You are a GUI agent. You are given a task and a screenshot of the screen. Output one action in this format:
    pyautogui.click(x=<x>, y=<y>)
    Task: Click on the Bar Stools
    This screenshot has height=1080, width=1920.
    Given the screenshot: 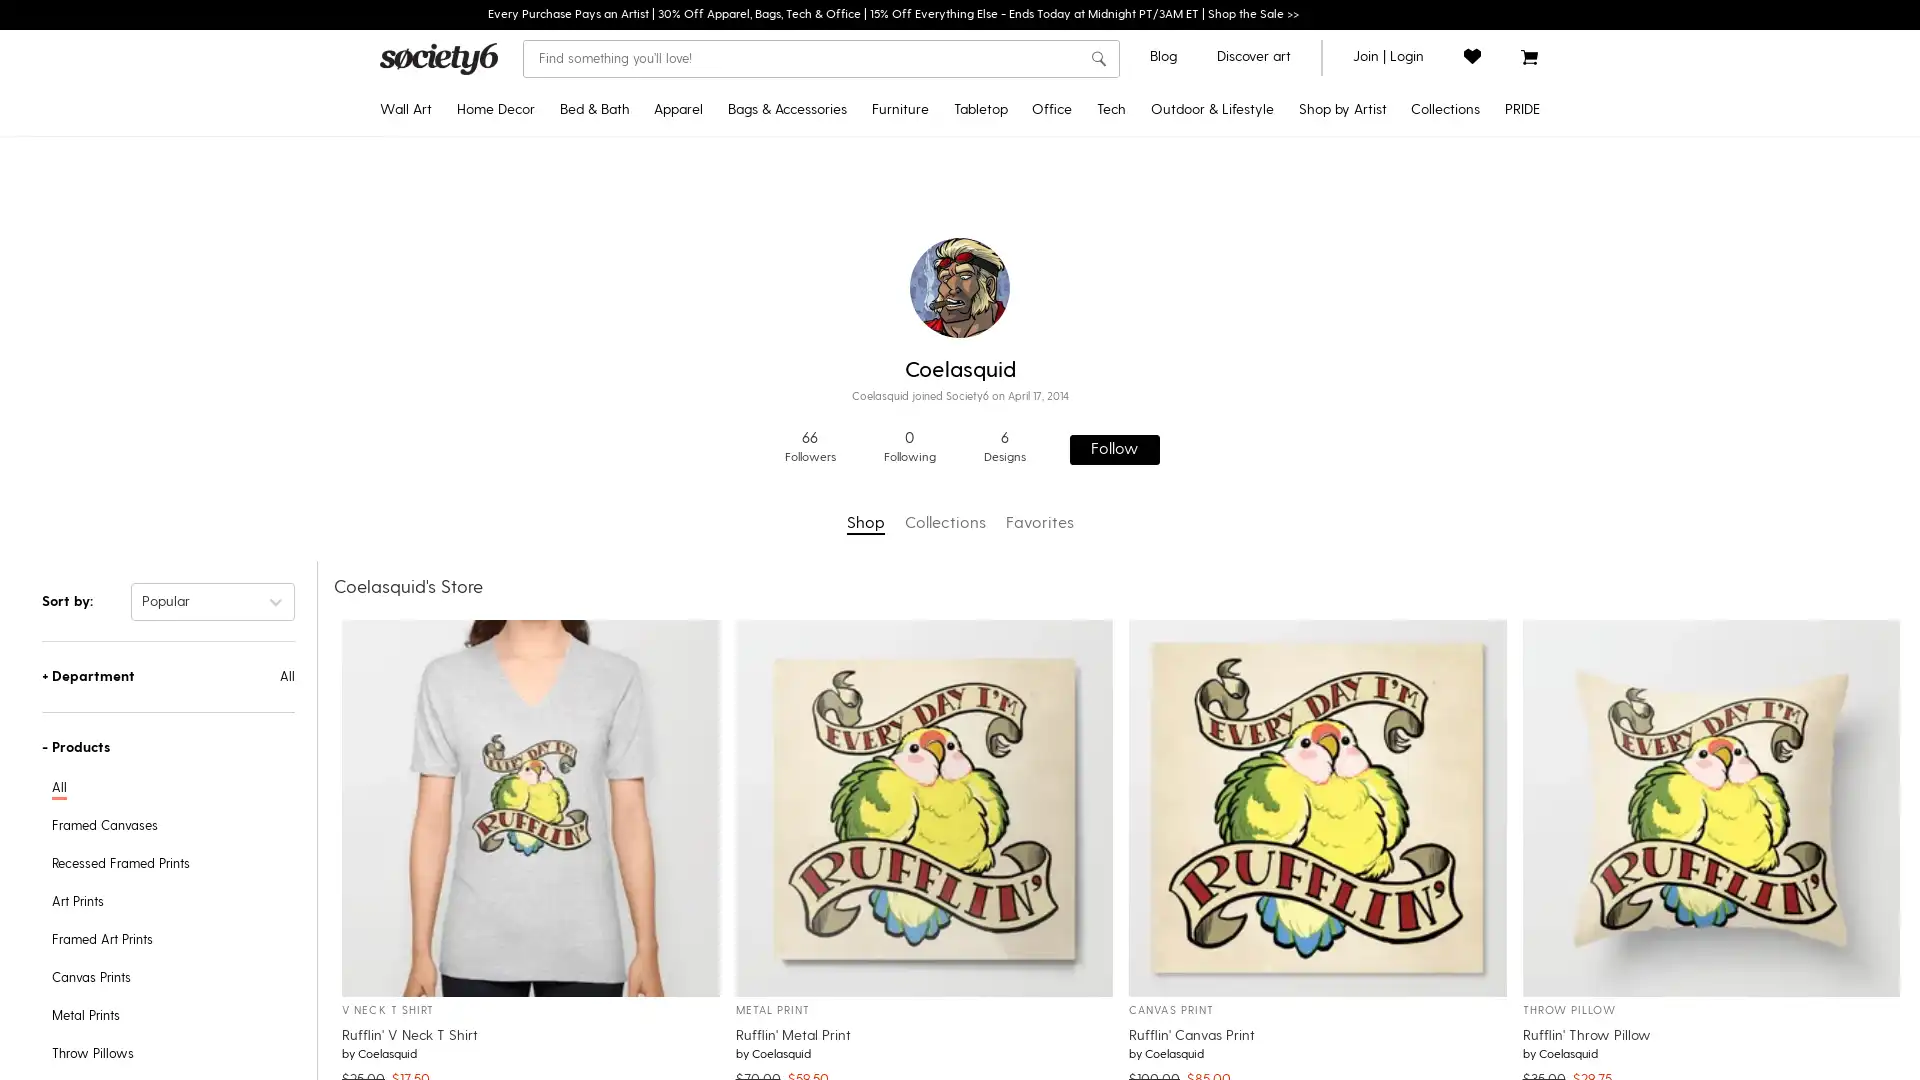 What is the action you would take?
    pyautogui.click(x=934, y=224)
    